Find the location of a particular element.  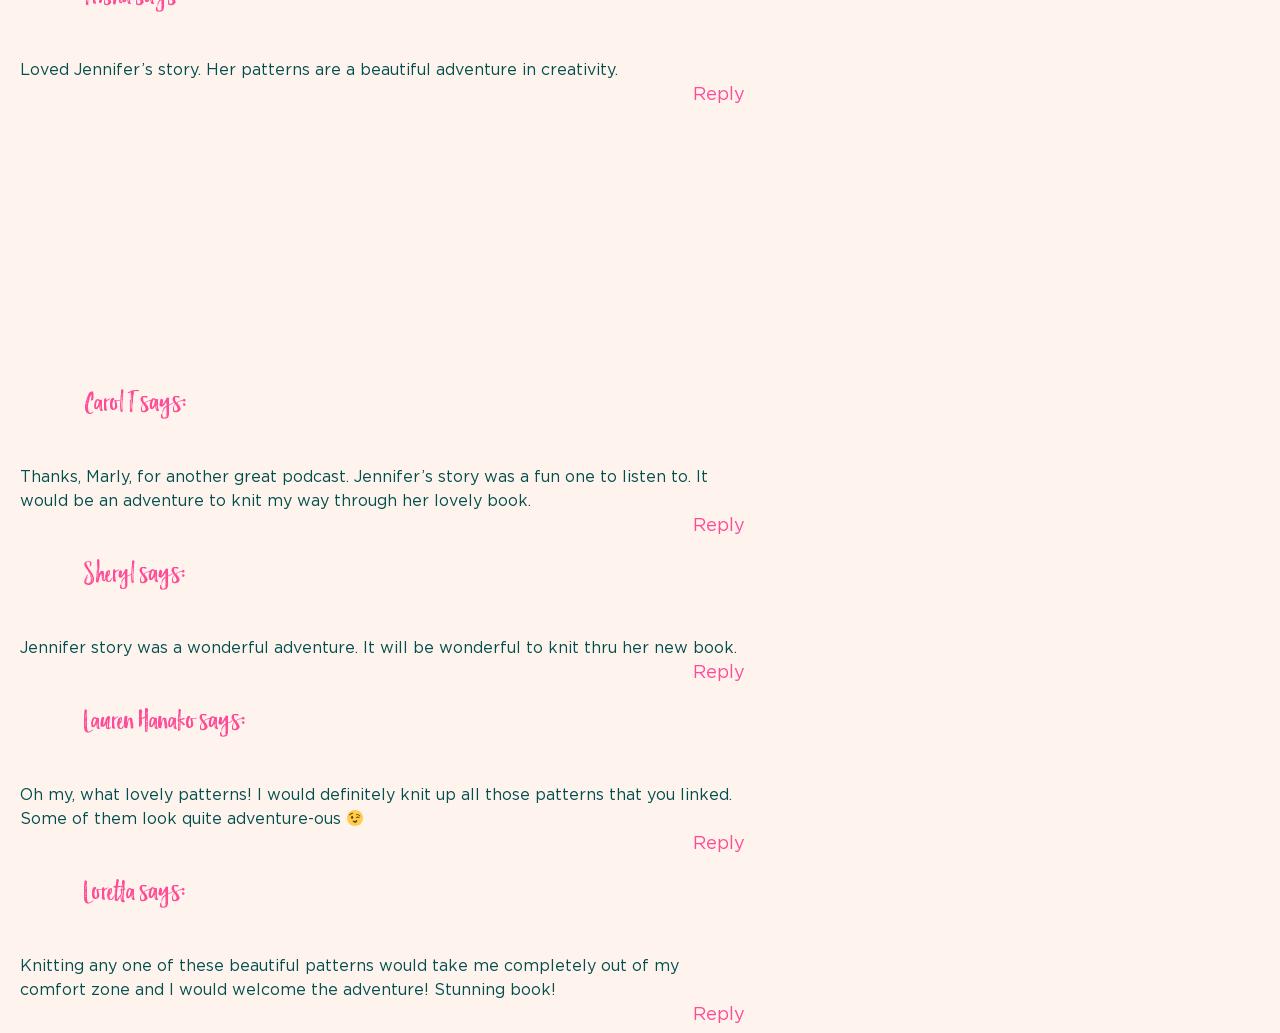

'Jennifer story was a wonderful adventure. It will be wonderful to knit thru her new book.' is located at coordinates (378, 647).